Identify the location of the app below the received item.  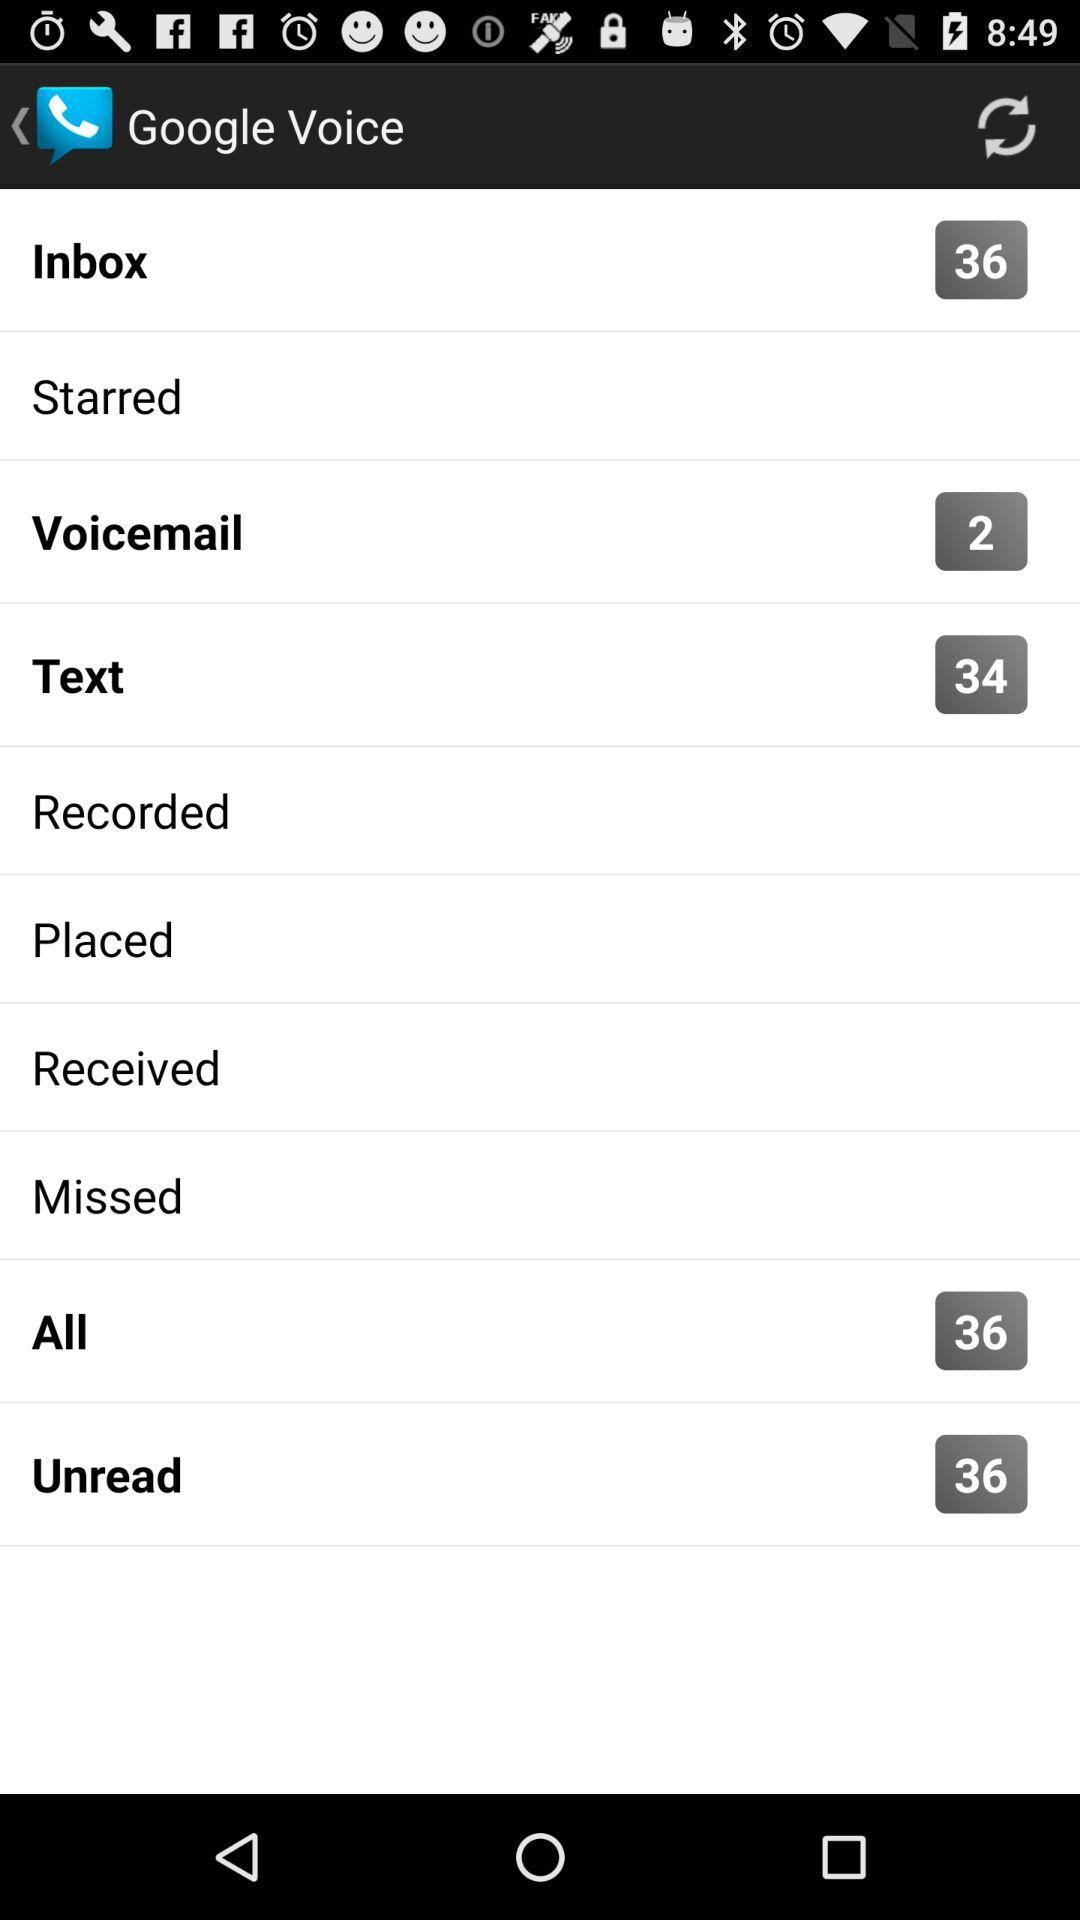
(540, 1195).